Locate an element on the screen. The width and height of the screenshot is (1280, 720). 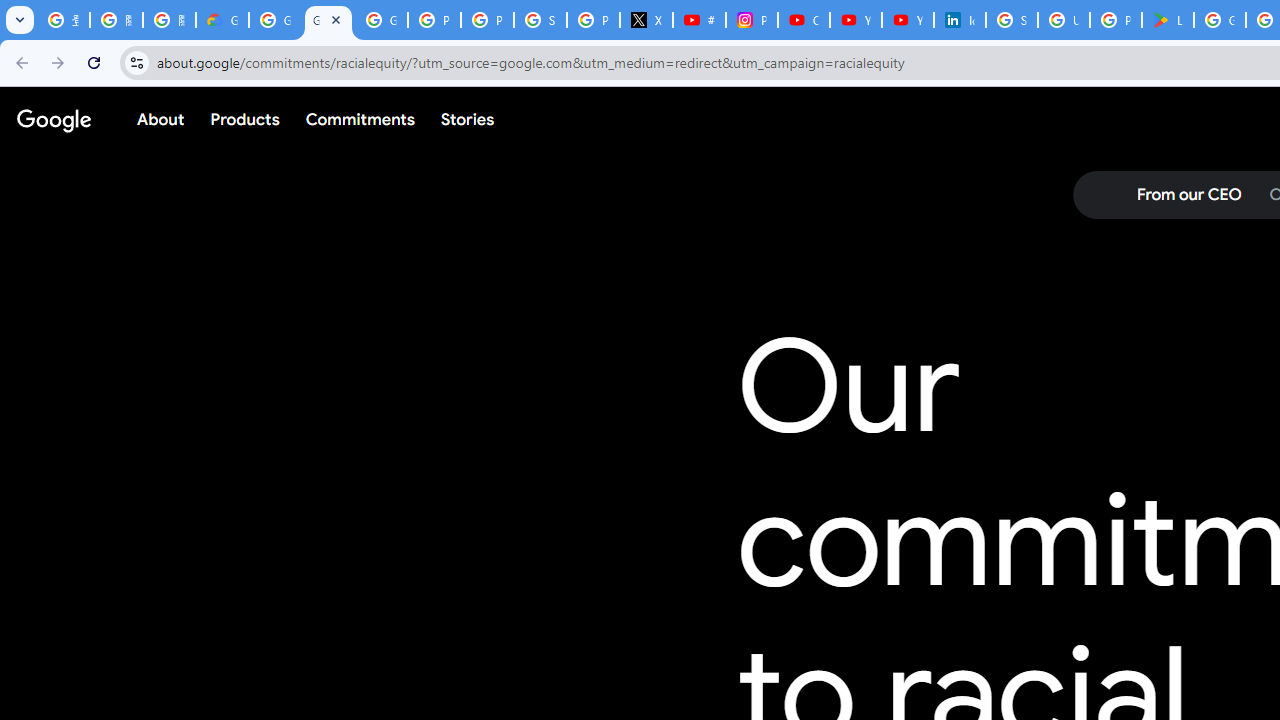
'X' is located at coordinates (646, 20).